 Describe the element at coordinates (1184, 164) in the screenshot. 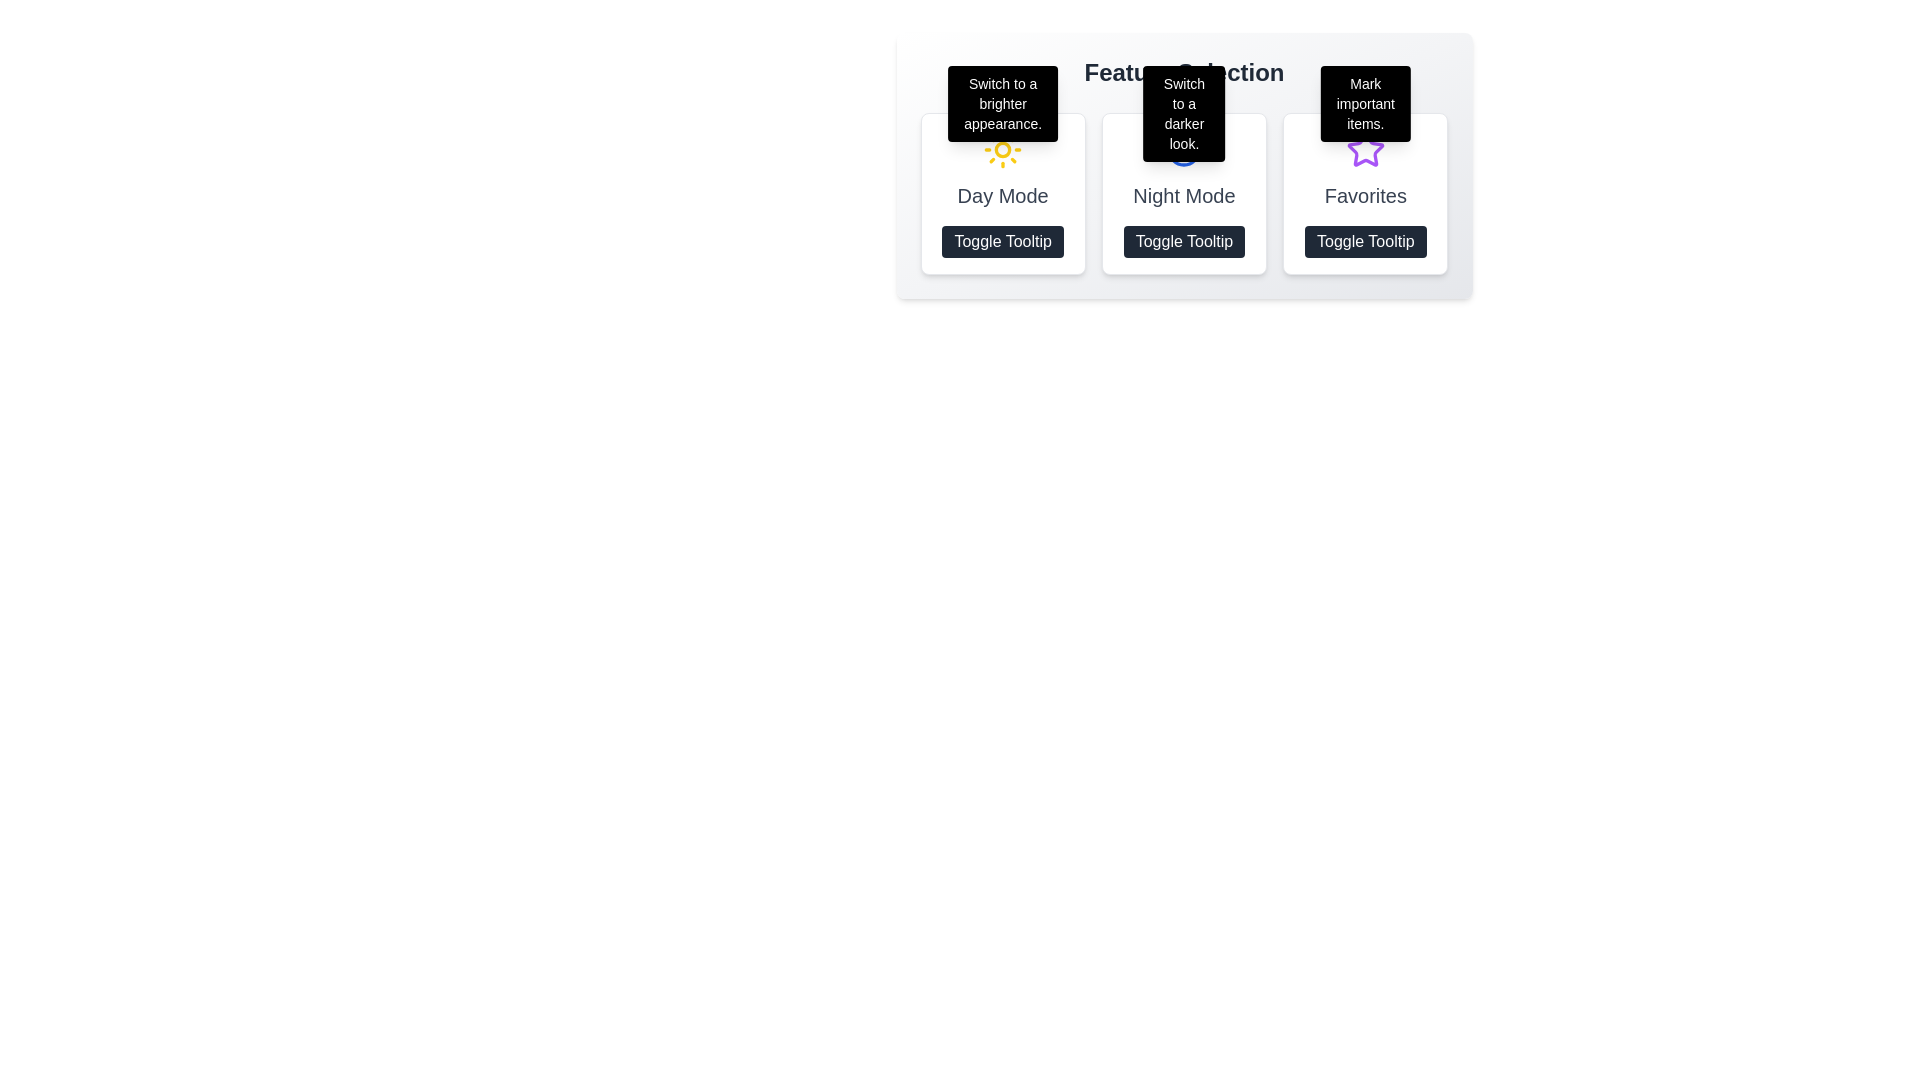

I see `the interactive buttons within the 'Feature Selection' card component` at that location.